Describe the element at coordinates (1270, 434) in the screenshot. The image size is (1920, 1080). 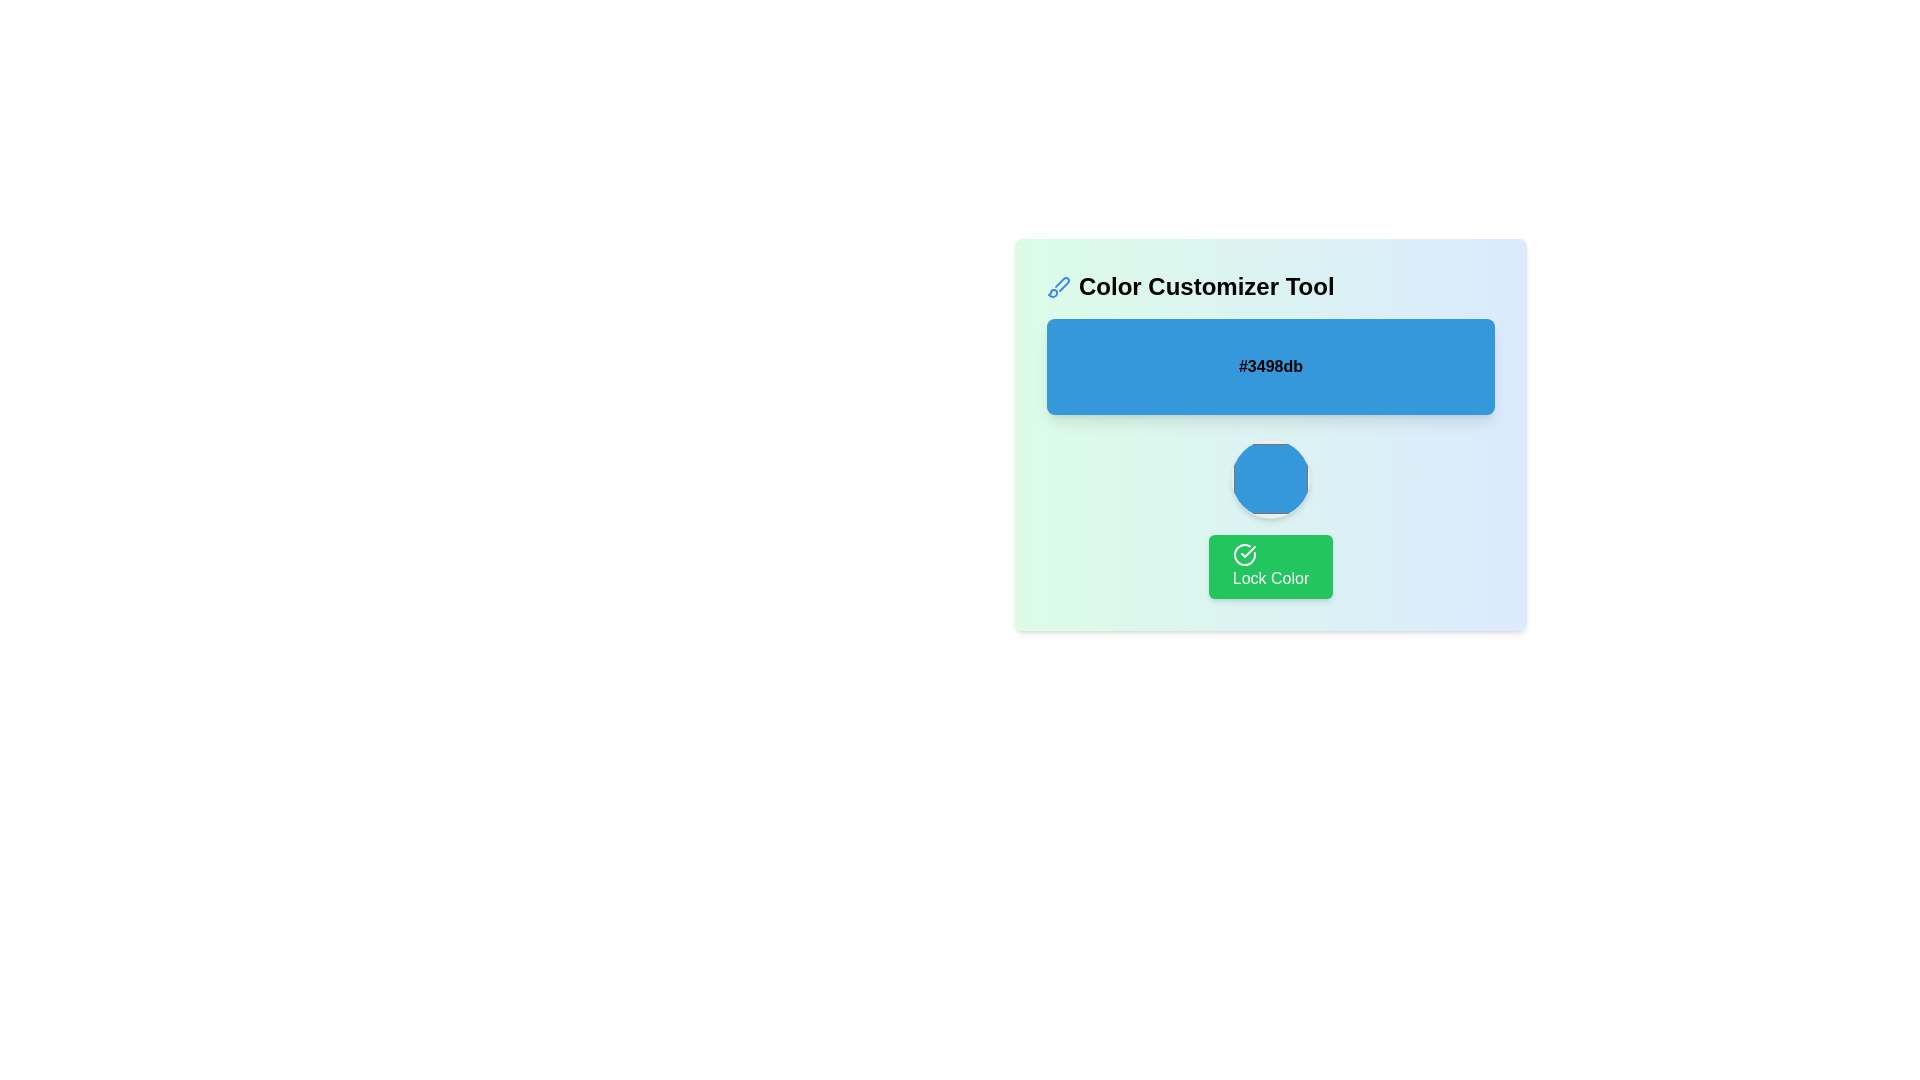
I see `the circular color picker element, which is styled with a blue fill and is 80 pixels in diameter` at that location.